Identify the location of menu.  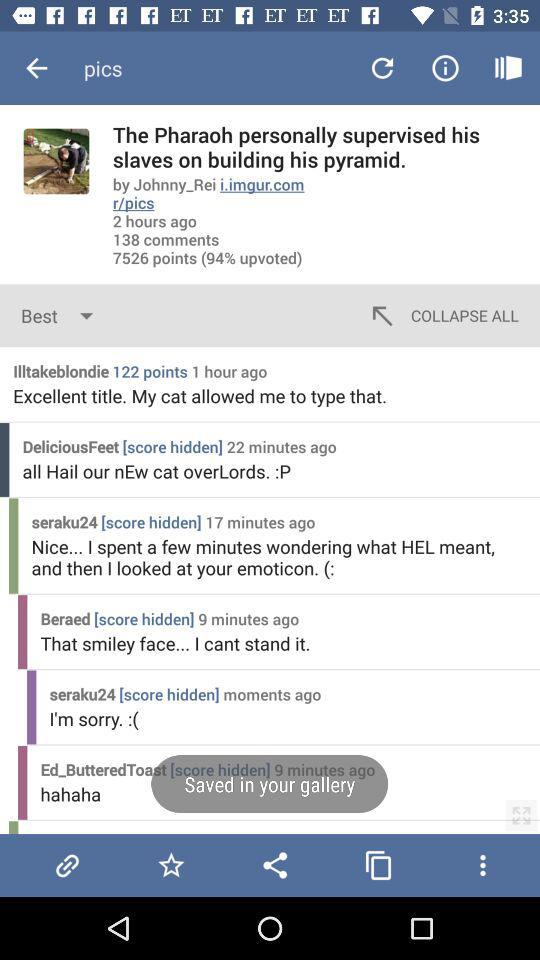
(481, 864).